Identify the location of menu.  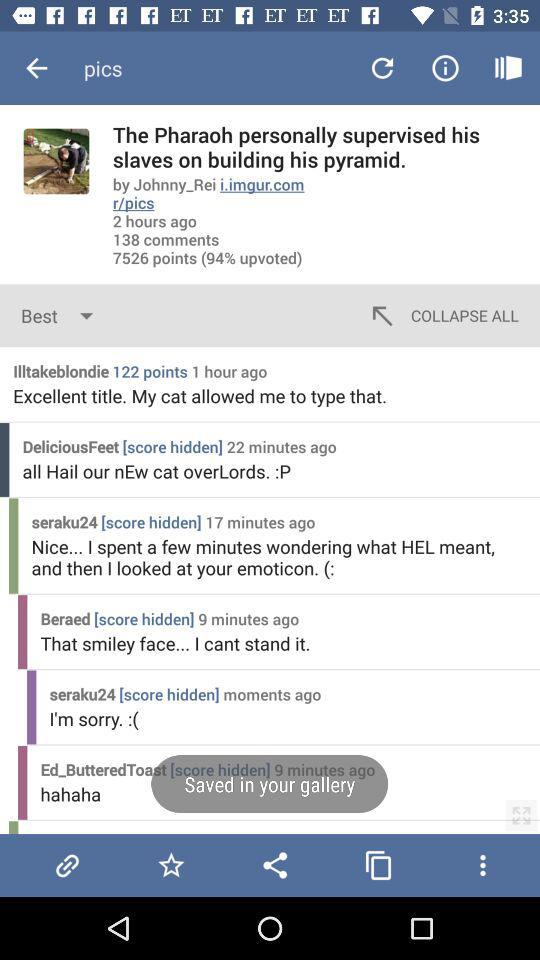
(481, 864).